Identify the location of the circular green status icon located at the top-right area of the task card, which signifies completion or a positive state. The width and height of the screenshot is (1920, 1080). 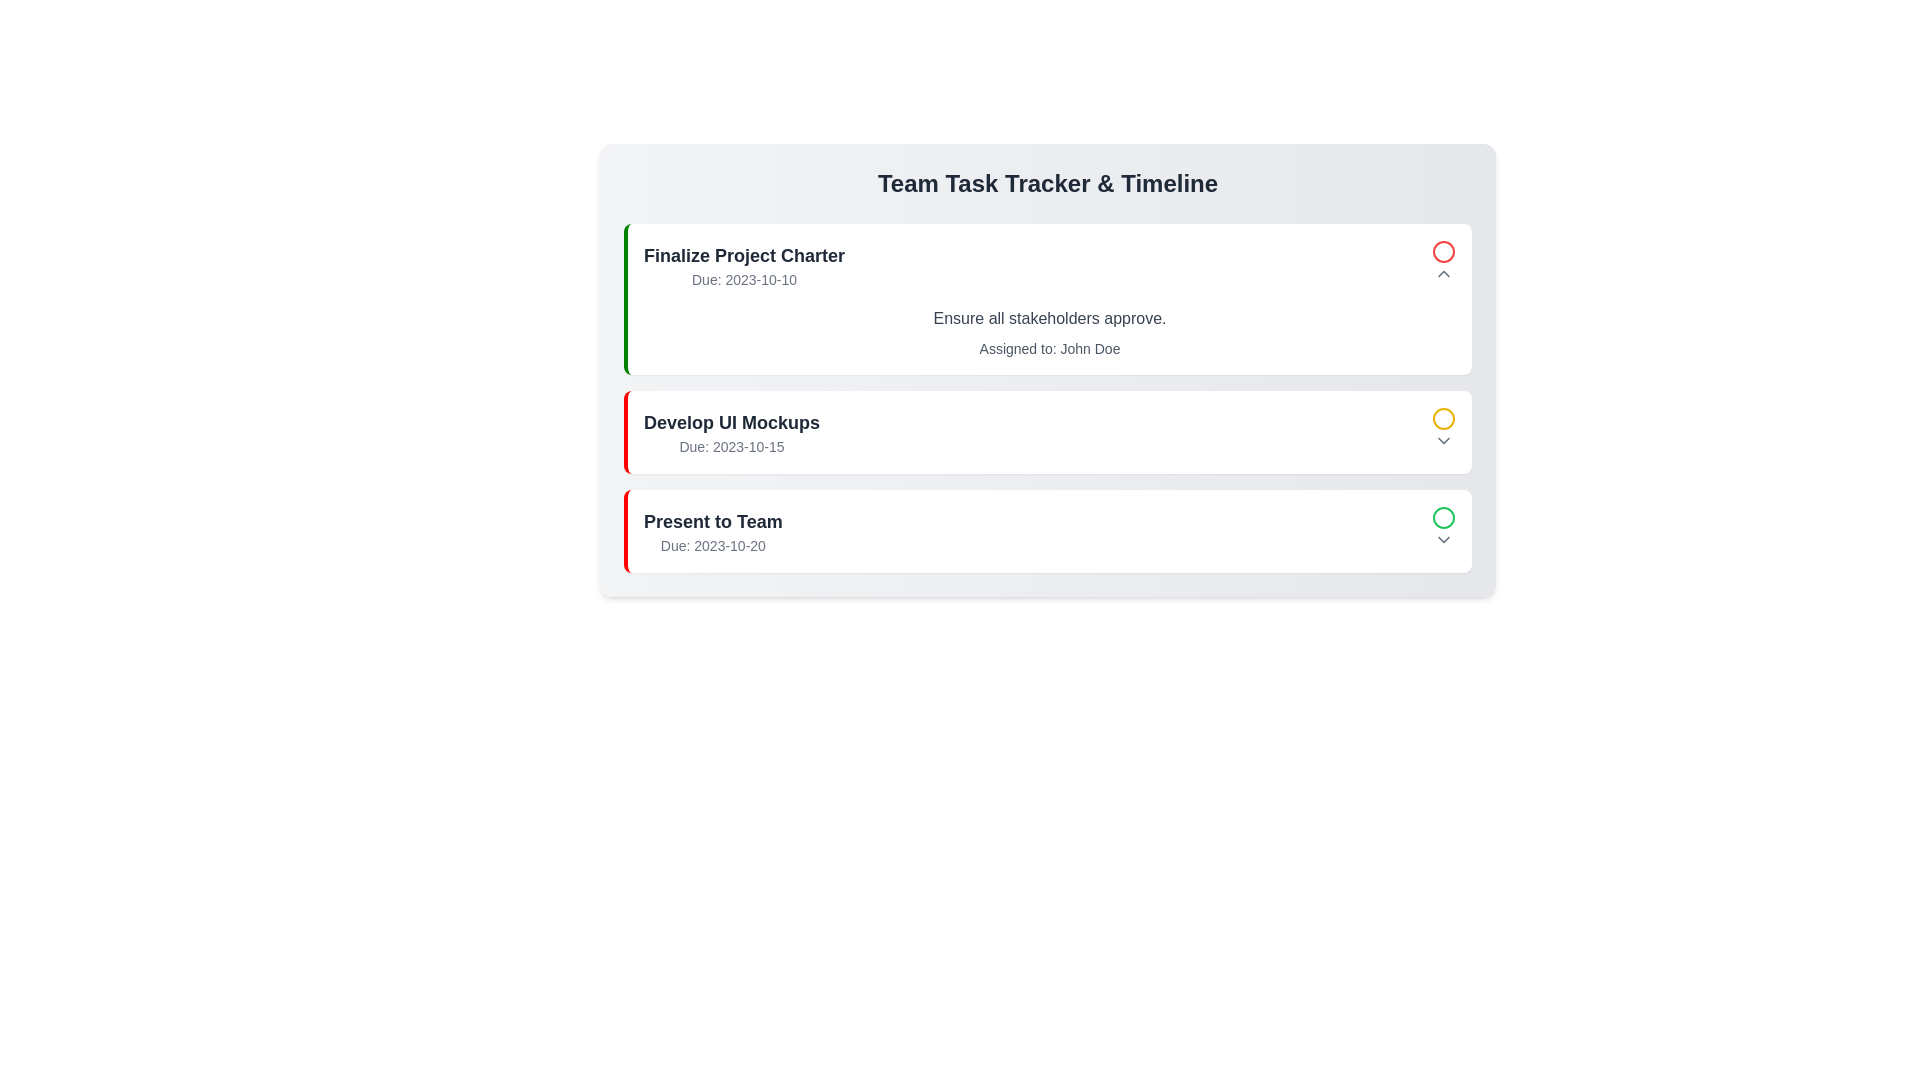
(1444, 516).